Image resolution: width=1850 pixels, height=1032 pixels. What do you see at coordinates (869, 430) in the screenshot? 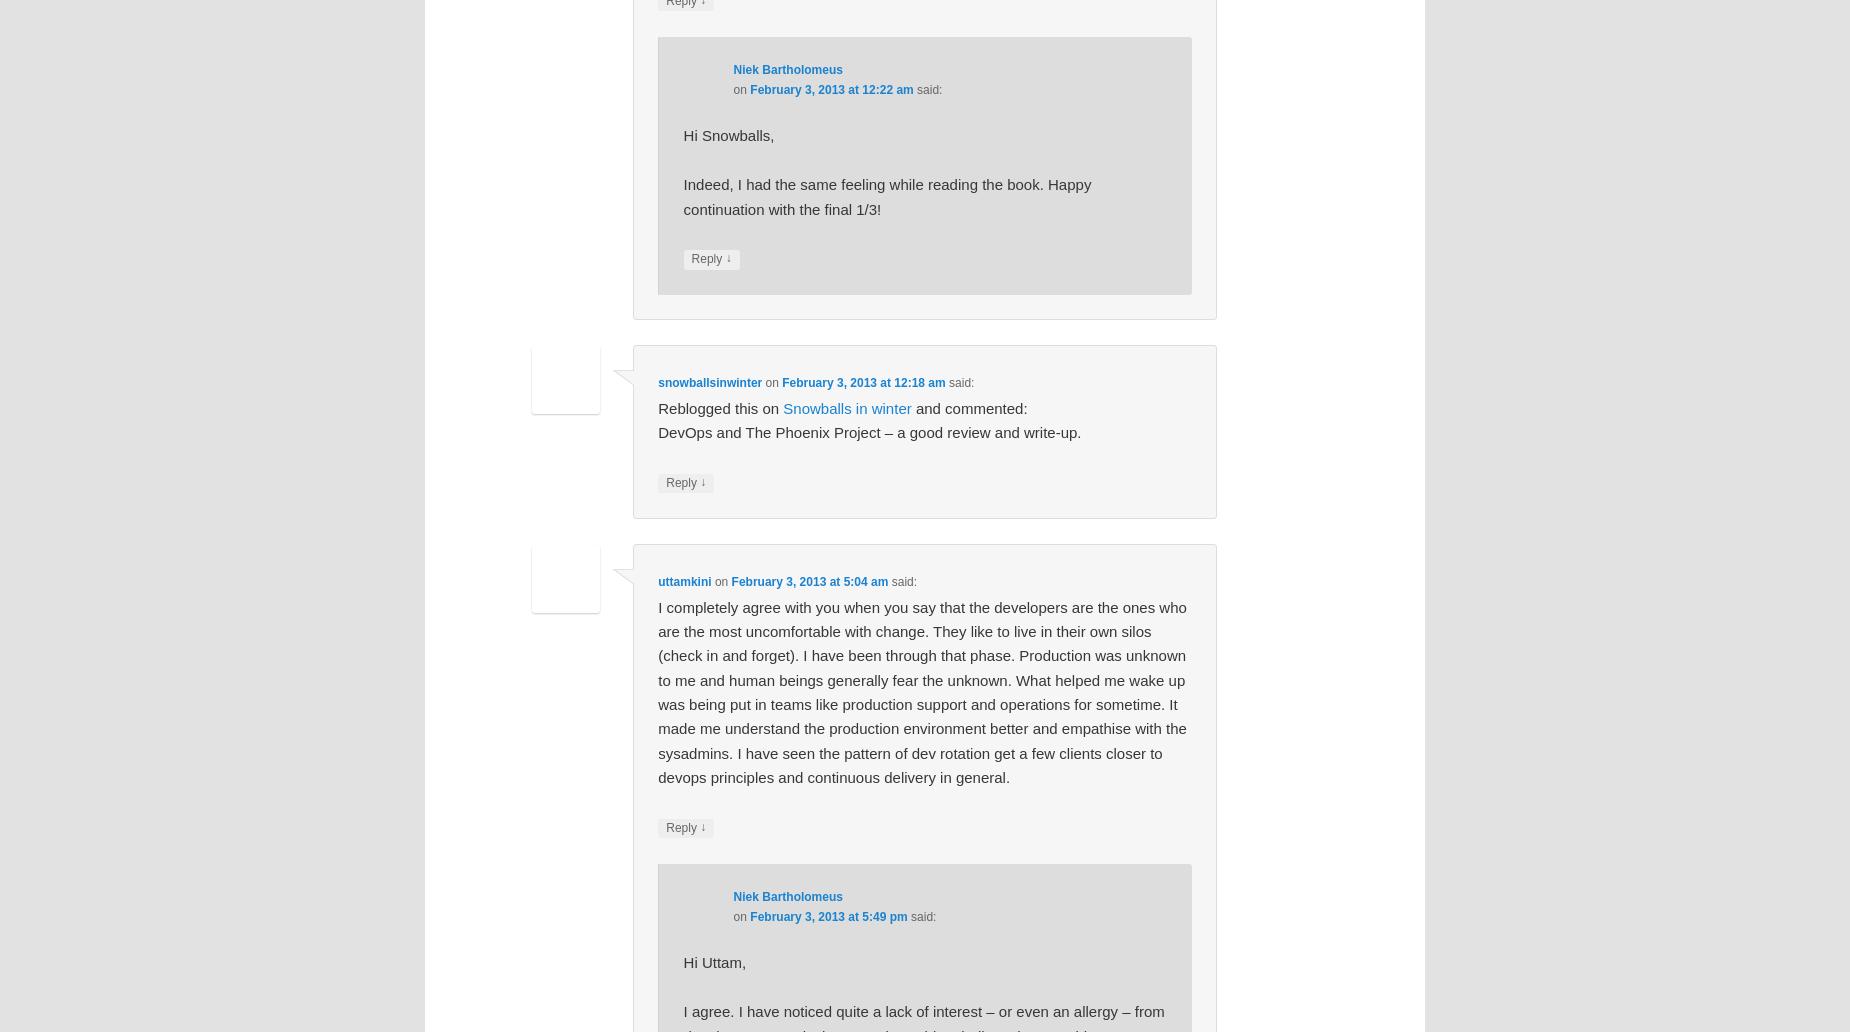
I see `'DevOps and The Phoenix Project – a good review and write-up.'` at bounding box center [869, 430].